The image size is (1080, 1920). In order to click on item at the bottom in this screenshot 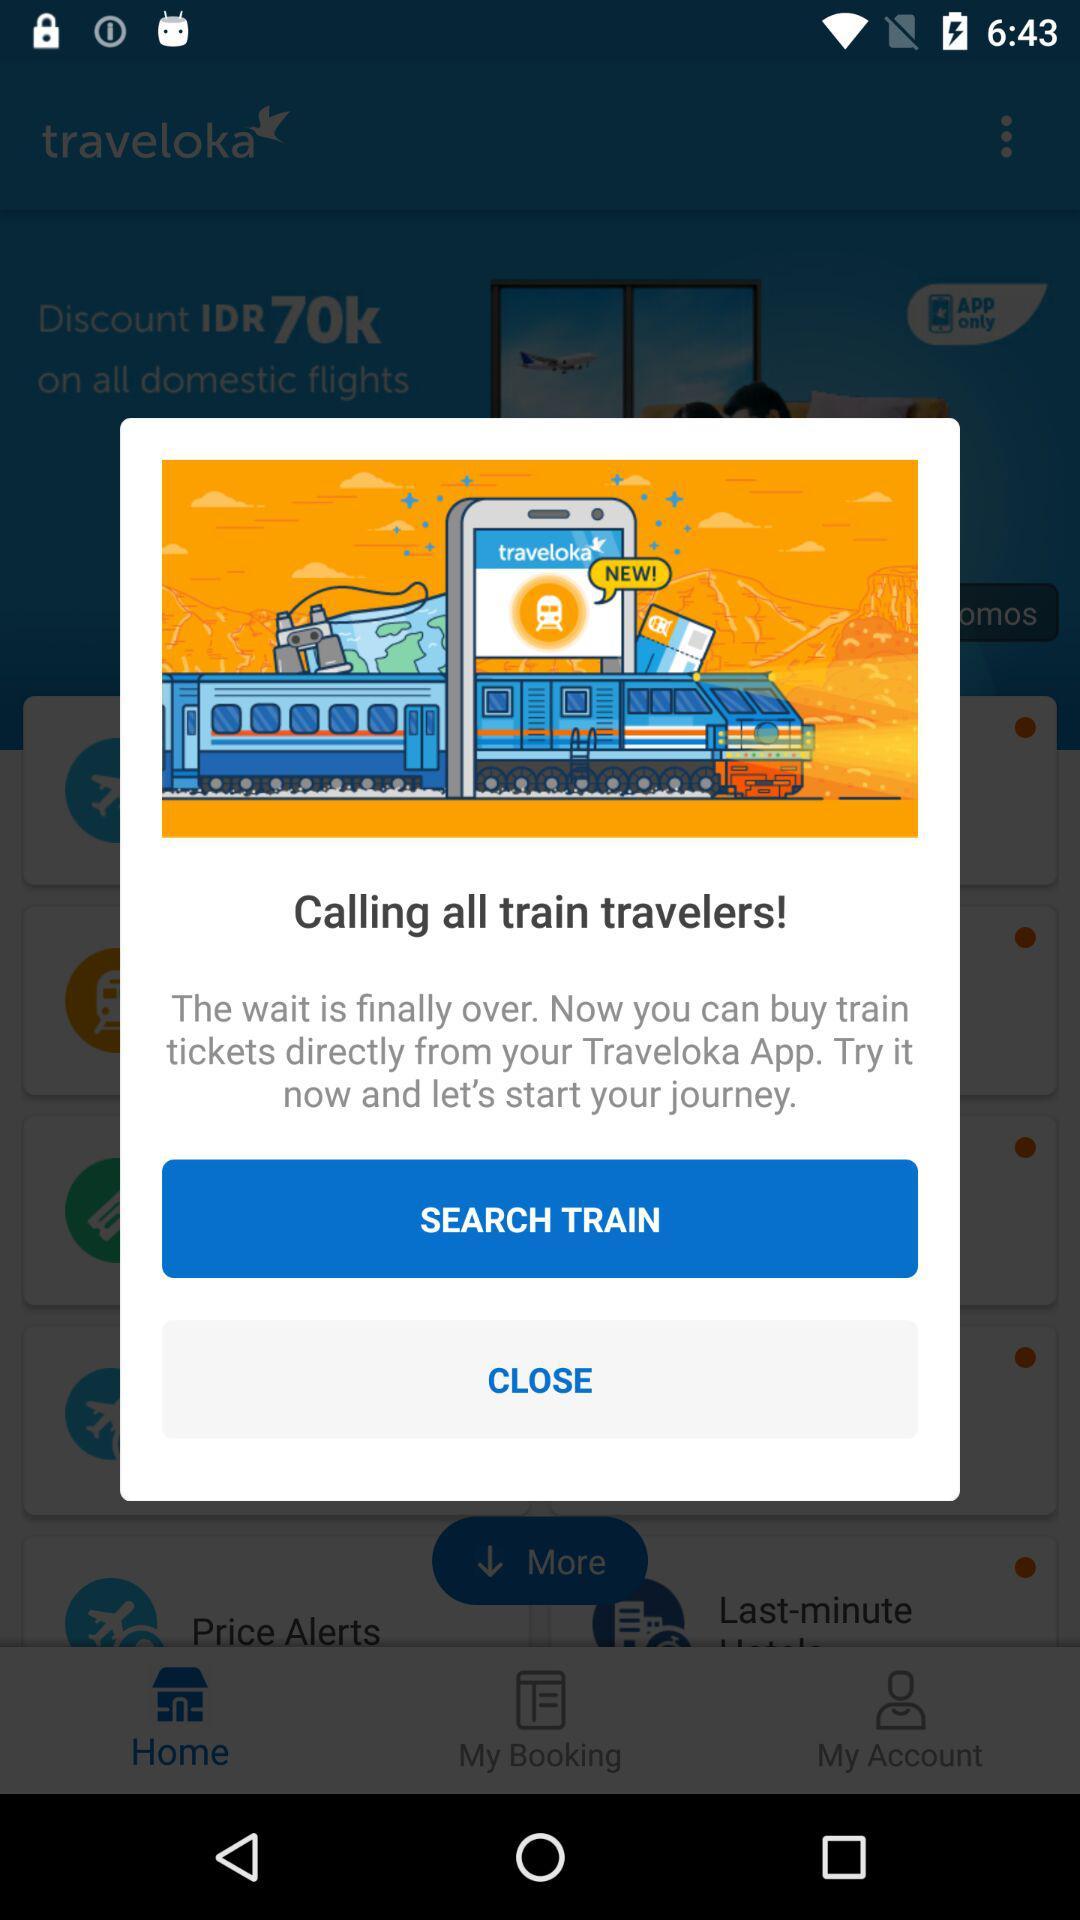, I will do `click(540, 1378)`.